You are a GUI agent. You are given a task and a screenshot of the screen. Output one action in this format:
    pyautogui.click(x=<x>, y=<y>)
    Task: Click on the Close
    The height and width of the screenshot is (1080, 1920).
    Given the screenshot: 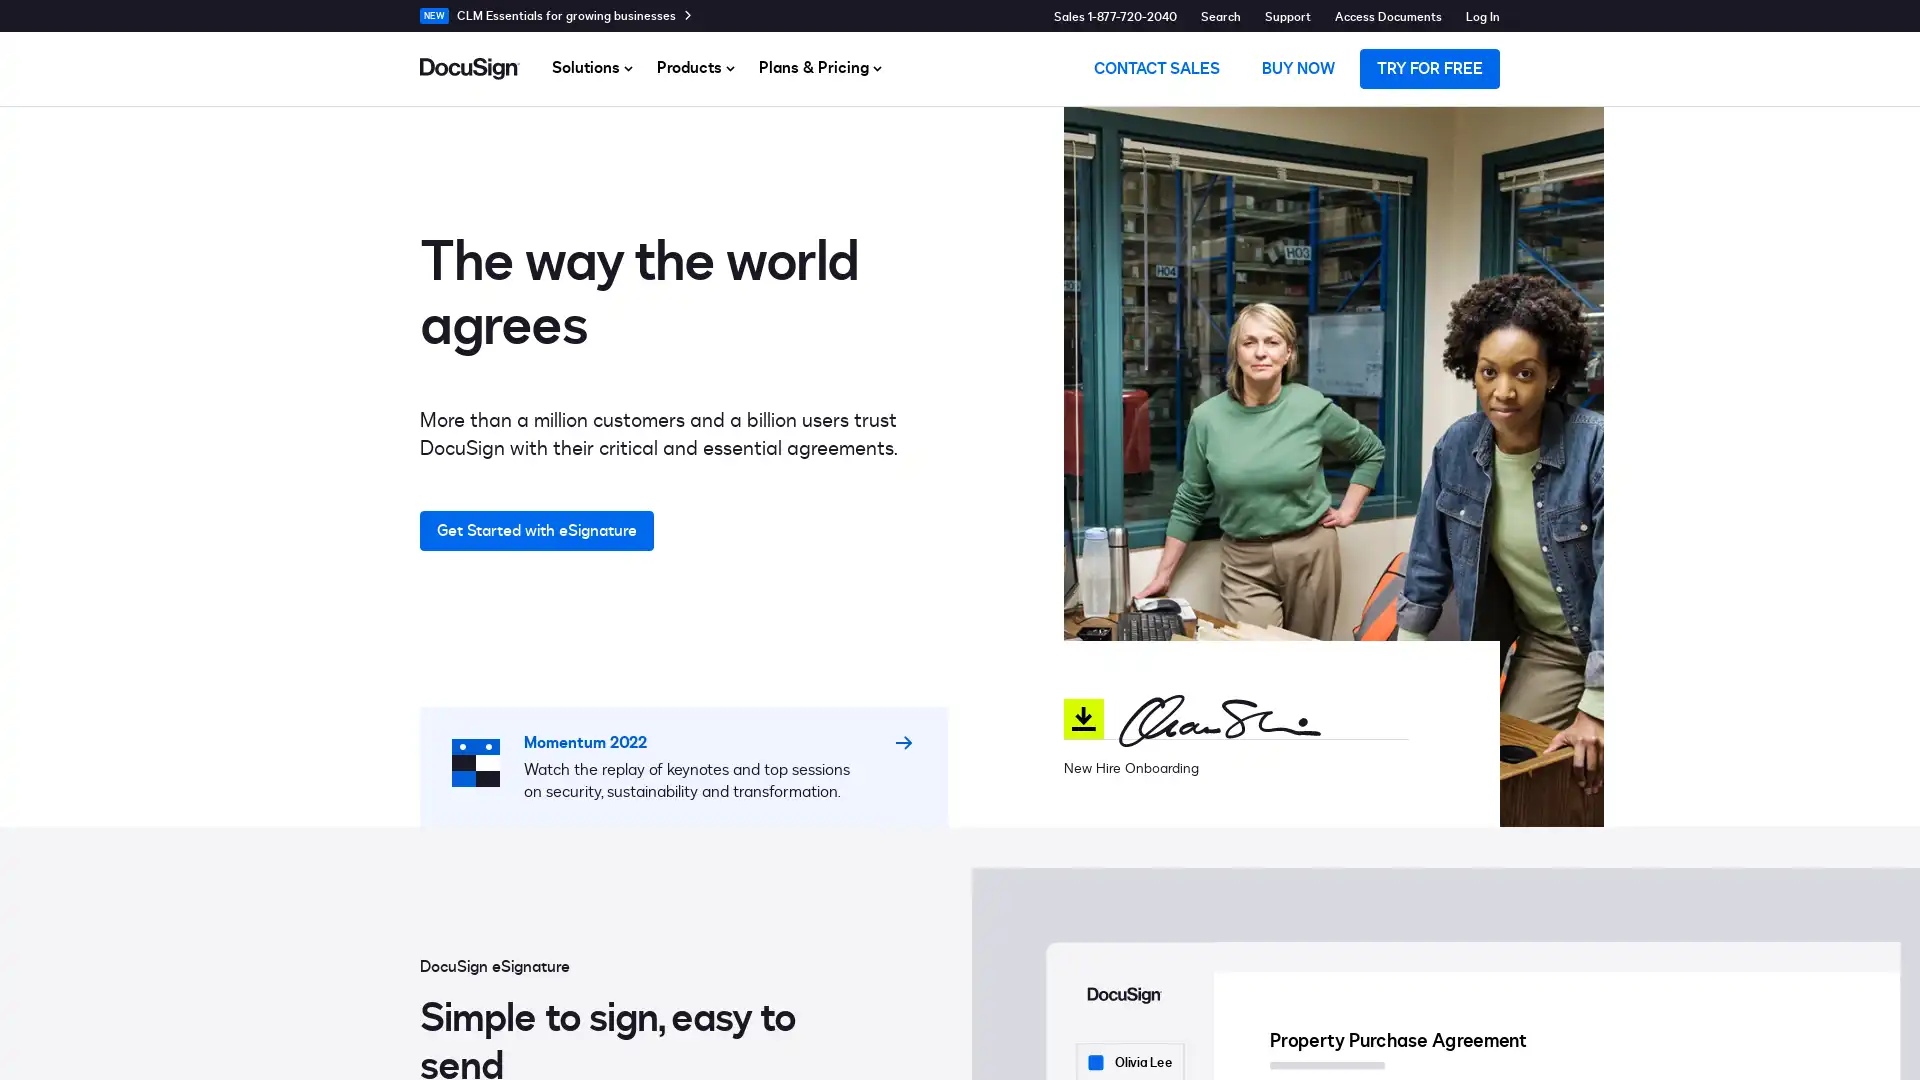 What is the action you would take?
    pyautogui.click(x=1886, y=1034)
    